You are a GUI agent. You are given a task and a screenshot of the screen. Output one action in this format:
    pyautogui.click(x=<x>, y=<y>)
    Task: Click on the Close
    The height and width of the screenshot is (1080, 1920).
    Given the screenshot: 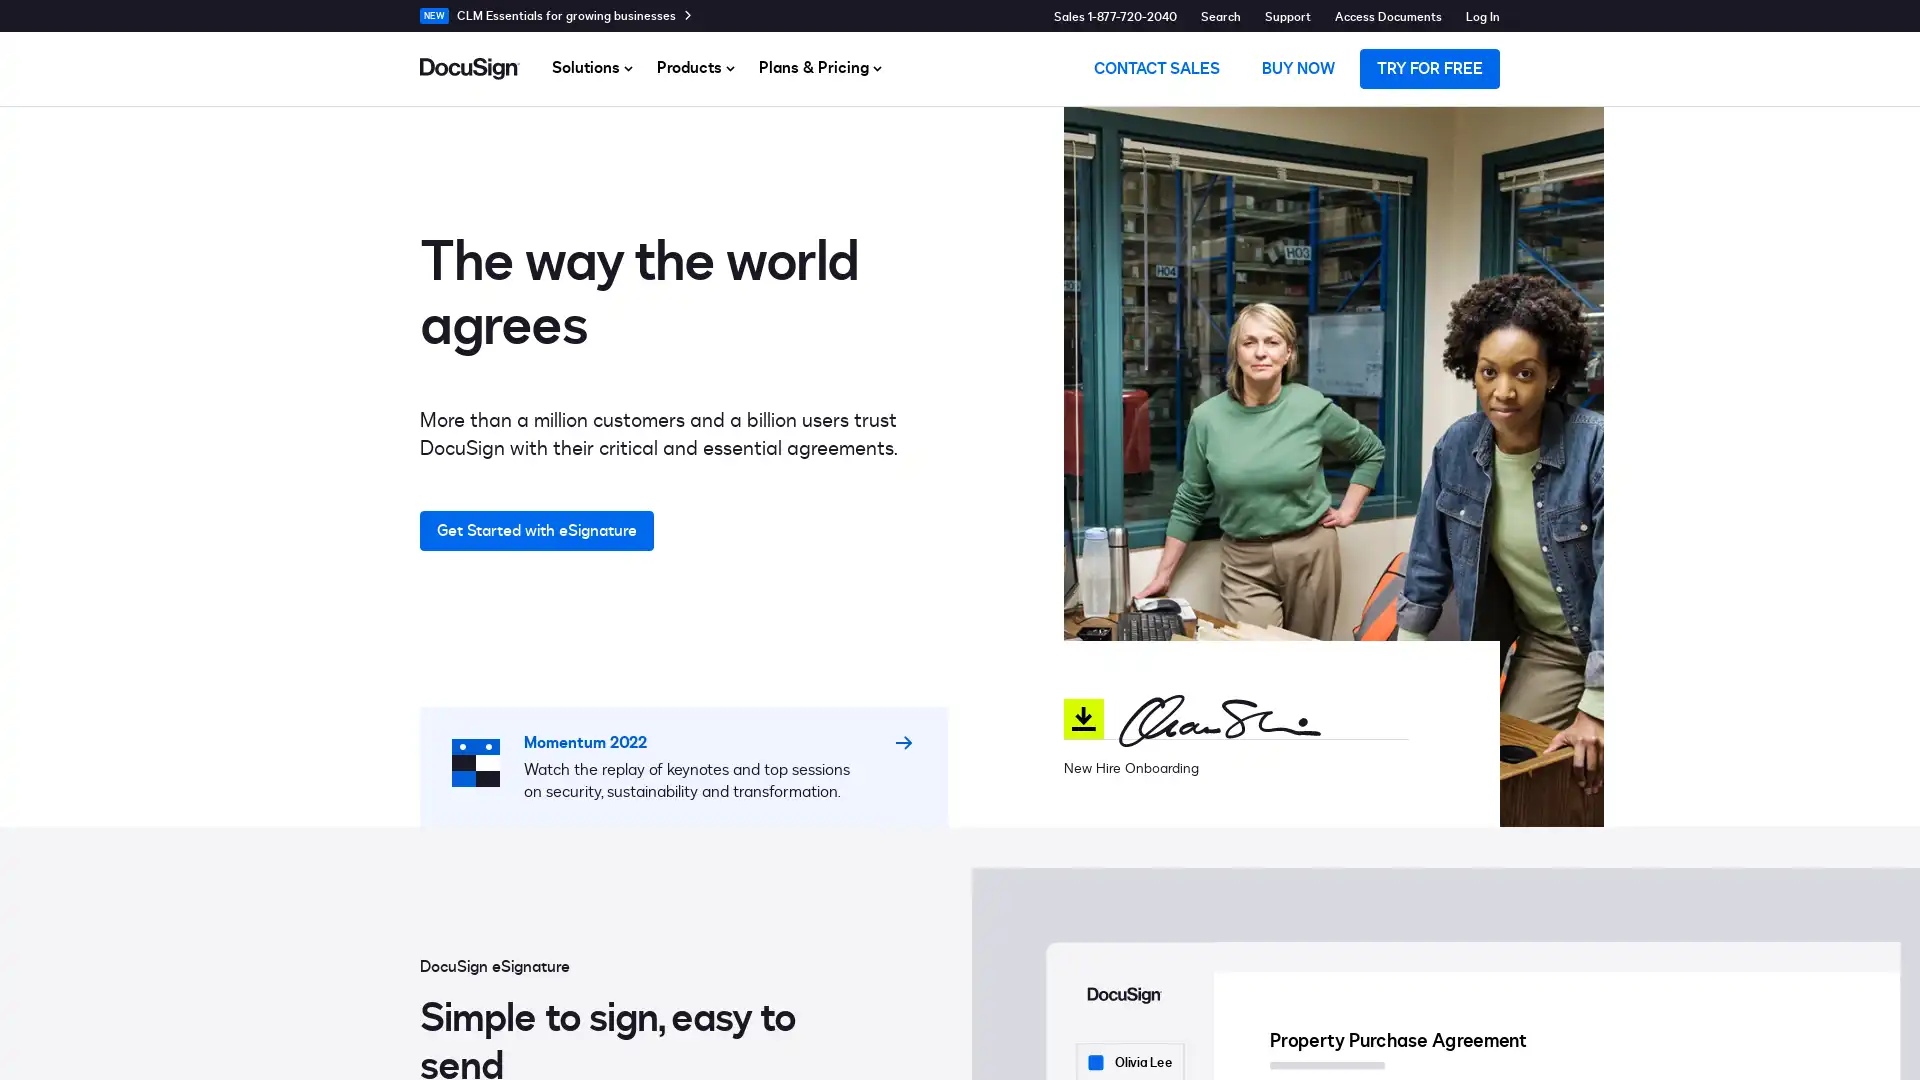 What is the action you would take?
    pyautogui.click(x=1886, y=1034)
    